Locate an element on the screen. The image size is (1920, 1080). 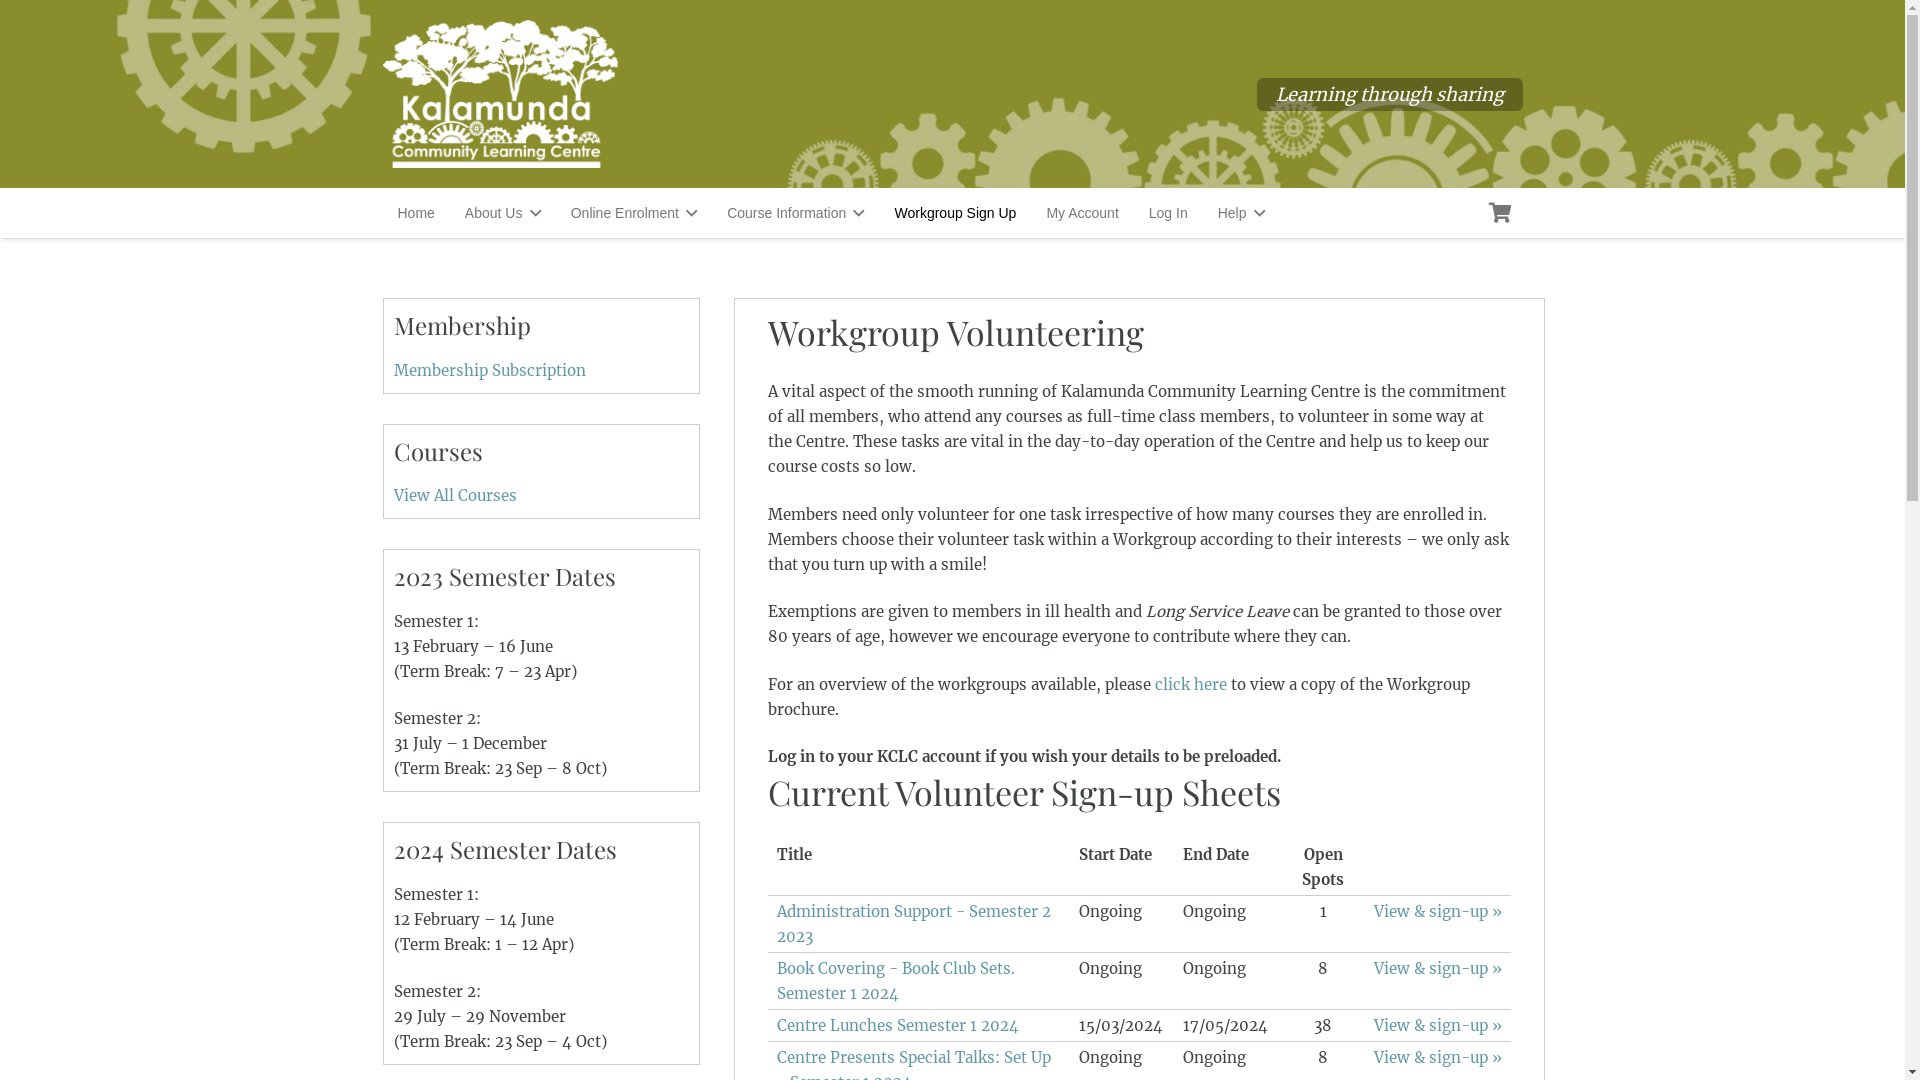
'Online Enrolment' is located at coordinates (556, 212).